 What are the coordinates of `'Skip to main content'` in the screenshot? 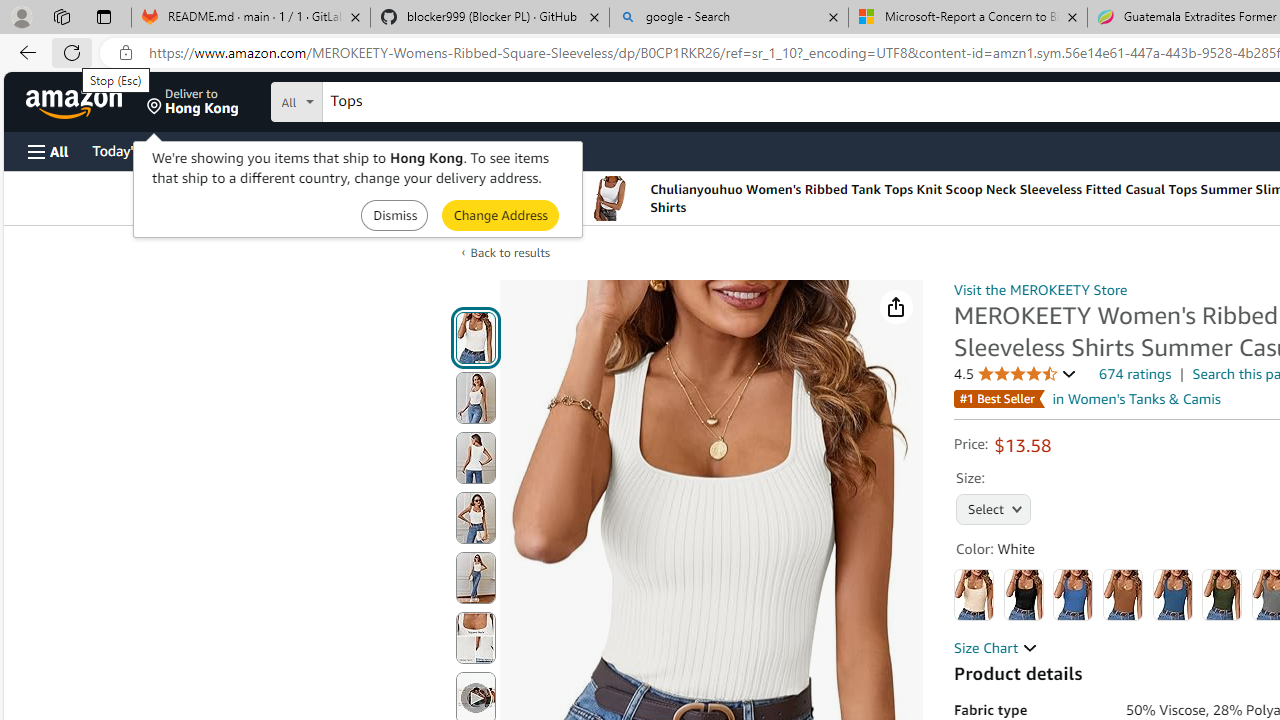 It's located at (86, 100).